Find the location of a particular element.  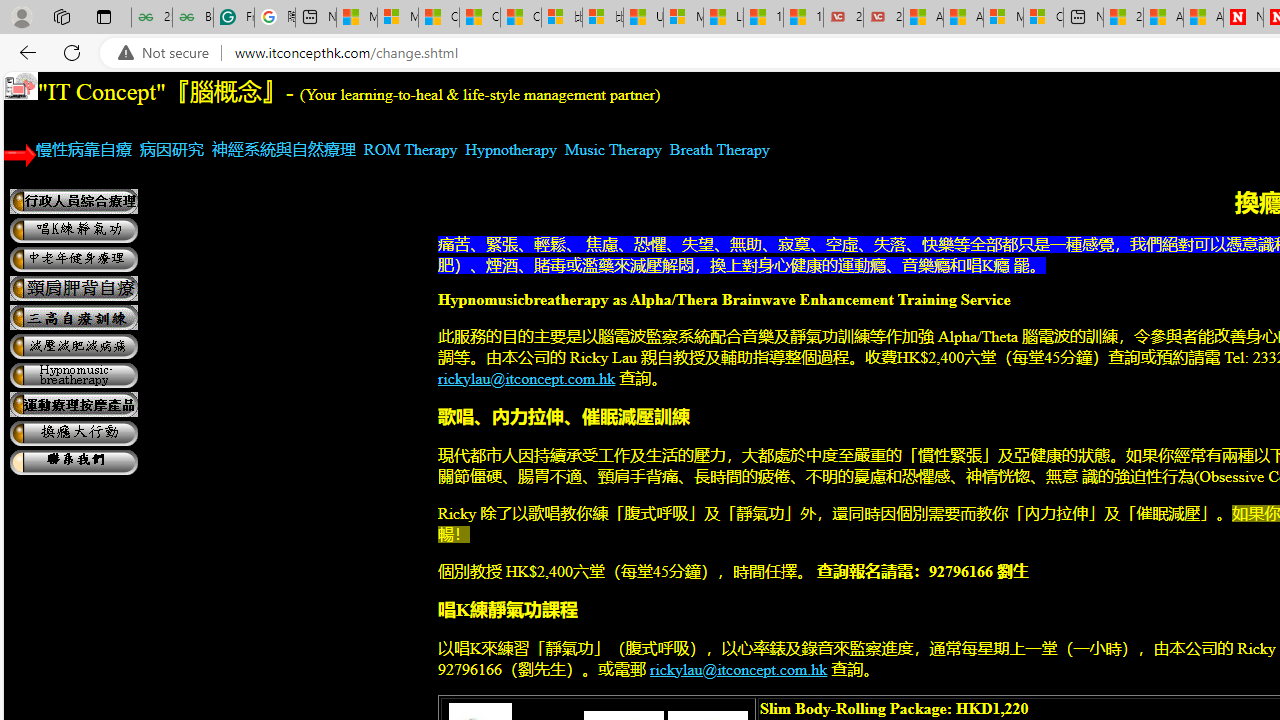

'Hypnotherapy' is located at coordinates (510, 148).